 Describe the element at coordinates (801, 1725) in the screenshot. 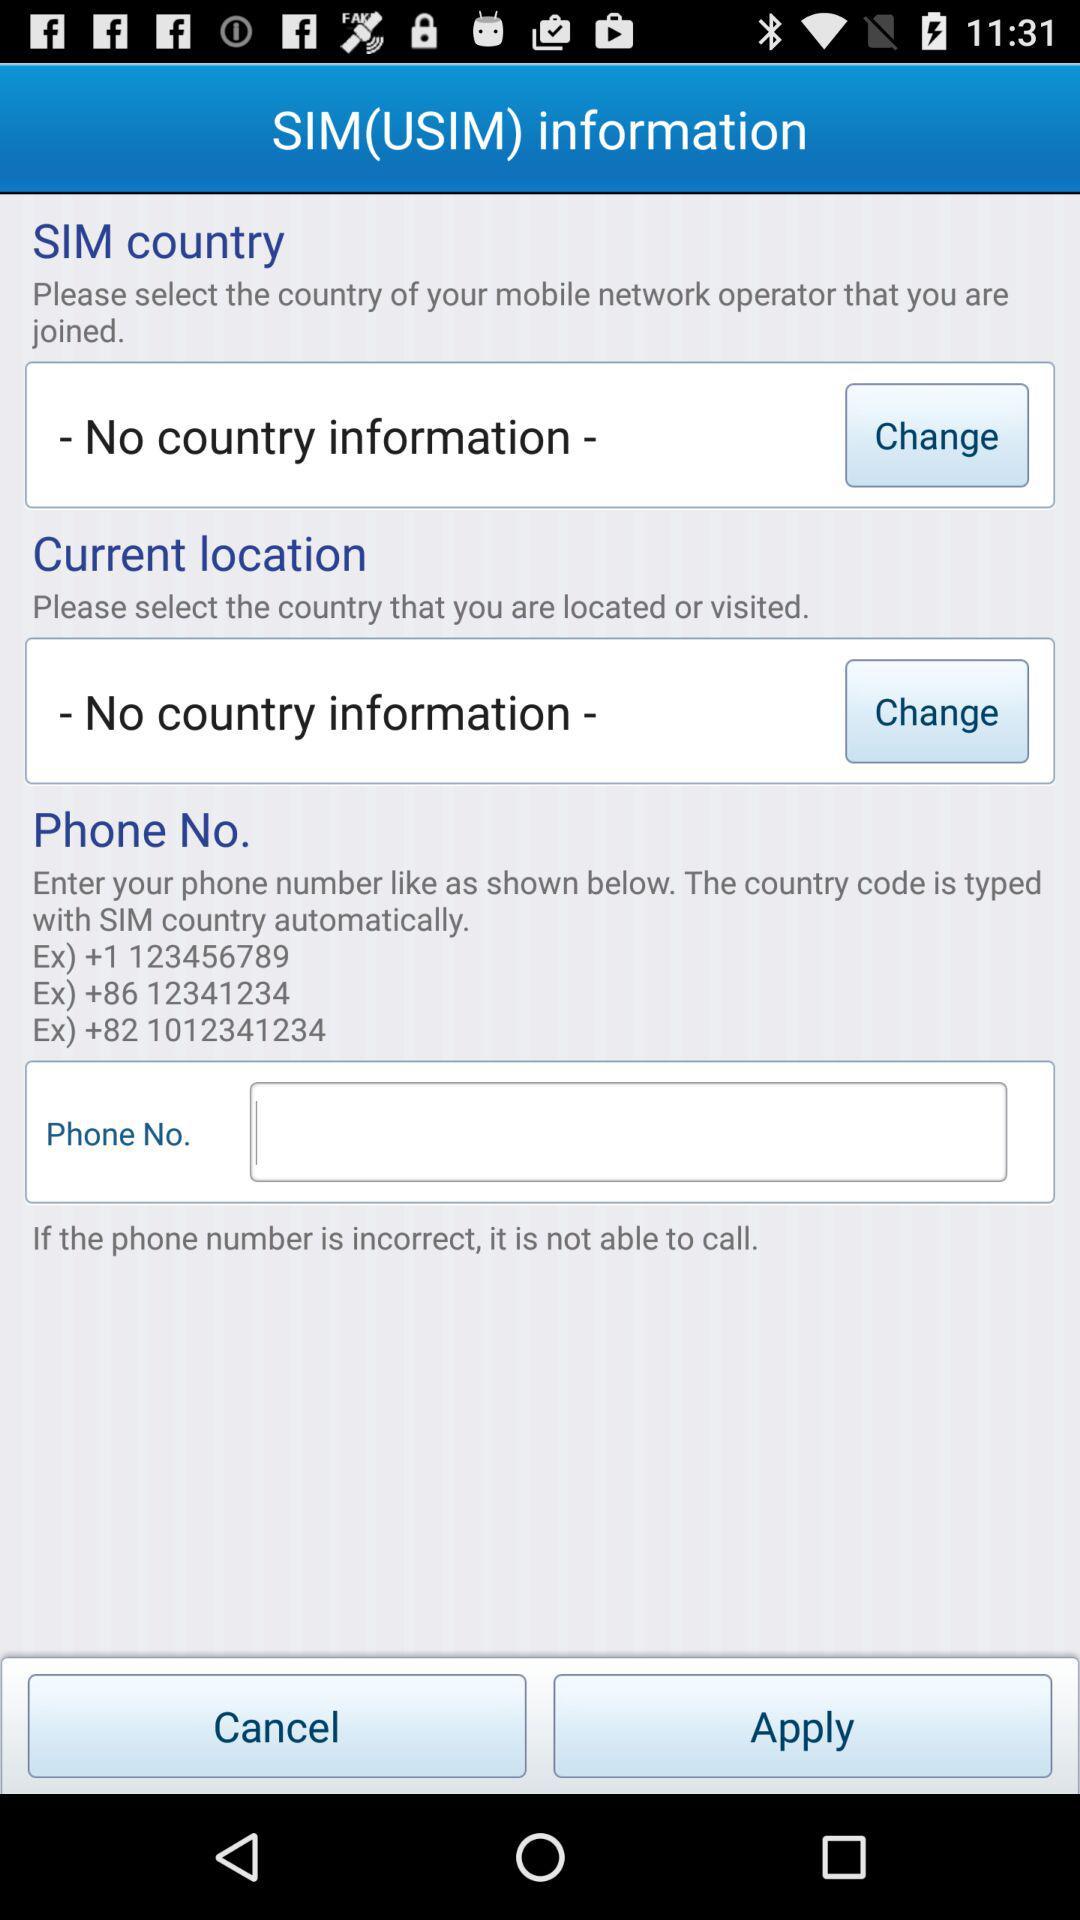

I see `the item to the right of cancel` at that location.